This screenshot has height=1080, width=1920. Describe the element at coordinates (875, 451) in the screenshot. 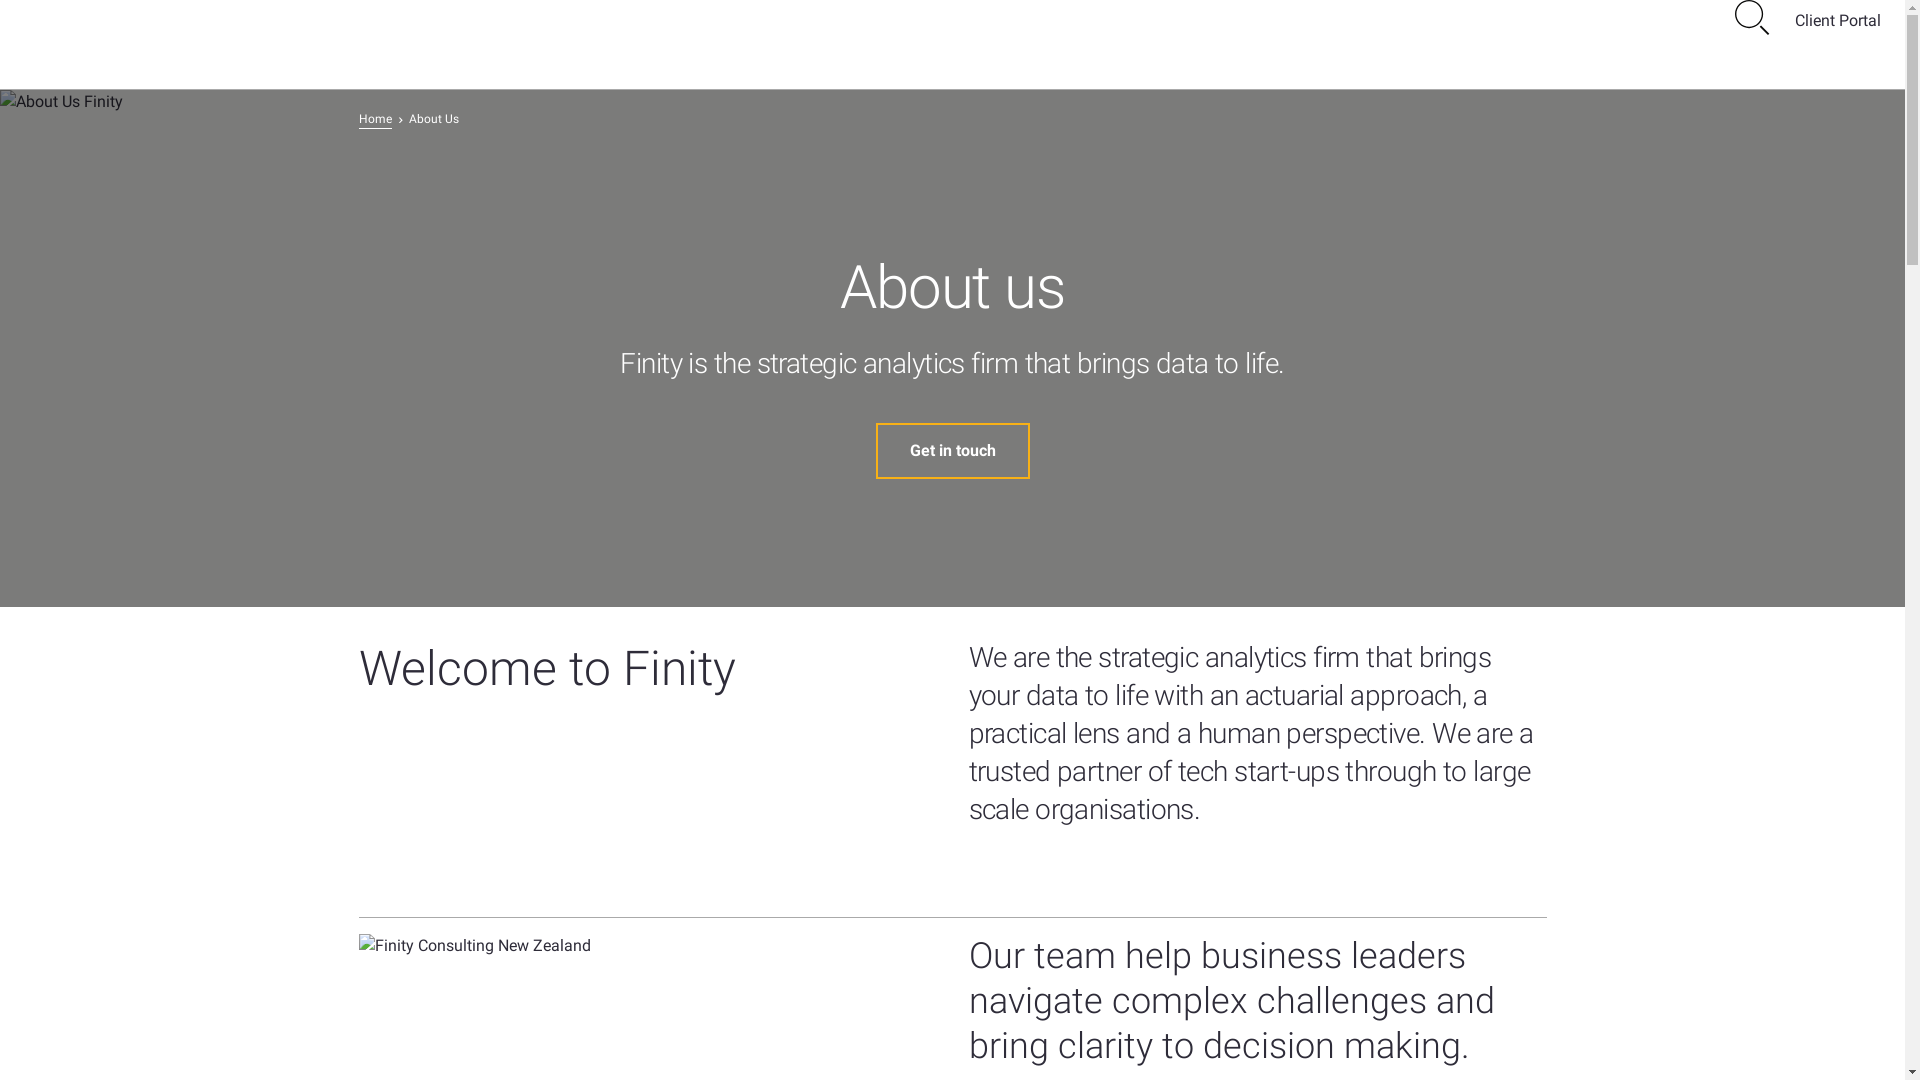

I see `'Get in touch'` at that location.